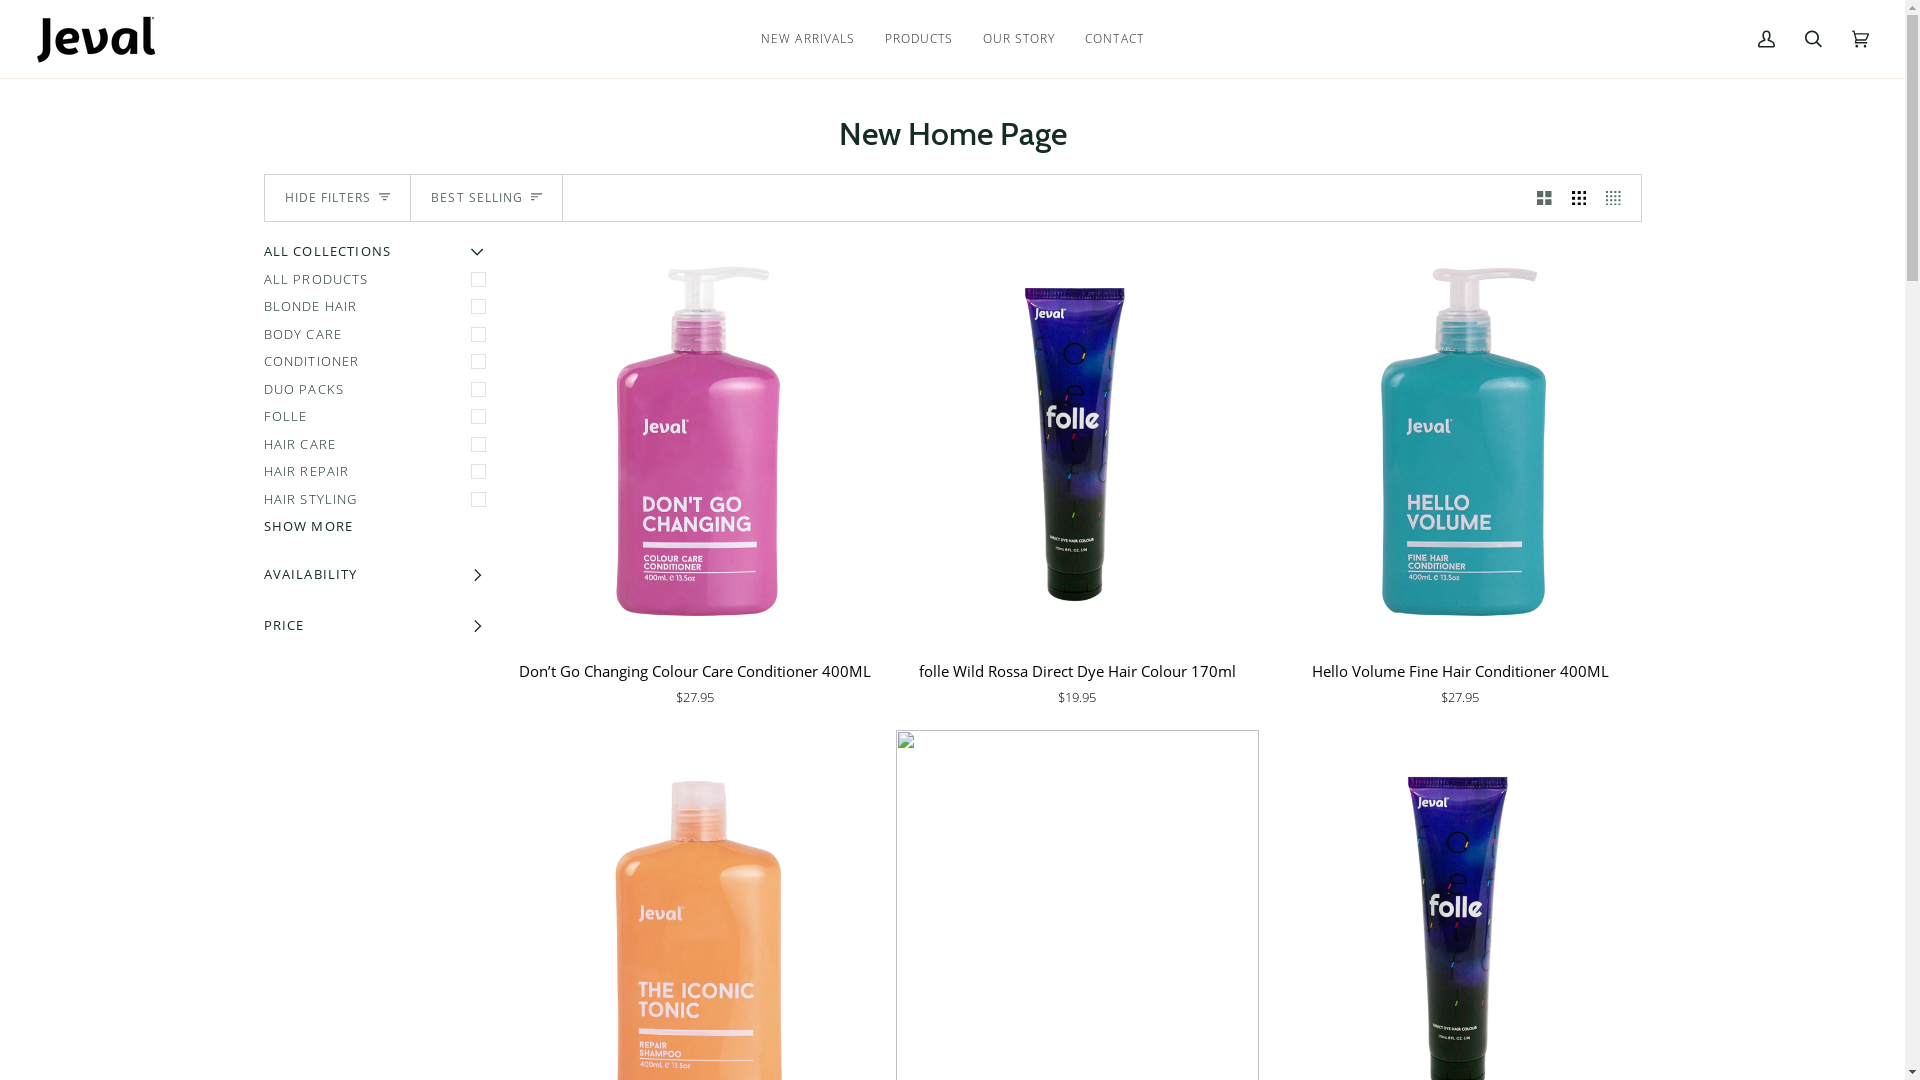 The height and width of the screenshot is (1080, 1920). Describe the element at coordinates (379, 499) in the screenshot. I see `'HAIR STYLING'` at that location.